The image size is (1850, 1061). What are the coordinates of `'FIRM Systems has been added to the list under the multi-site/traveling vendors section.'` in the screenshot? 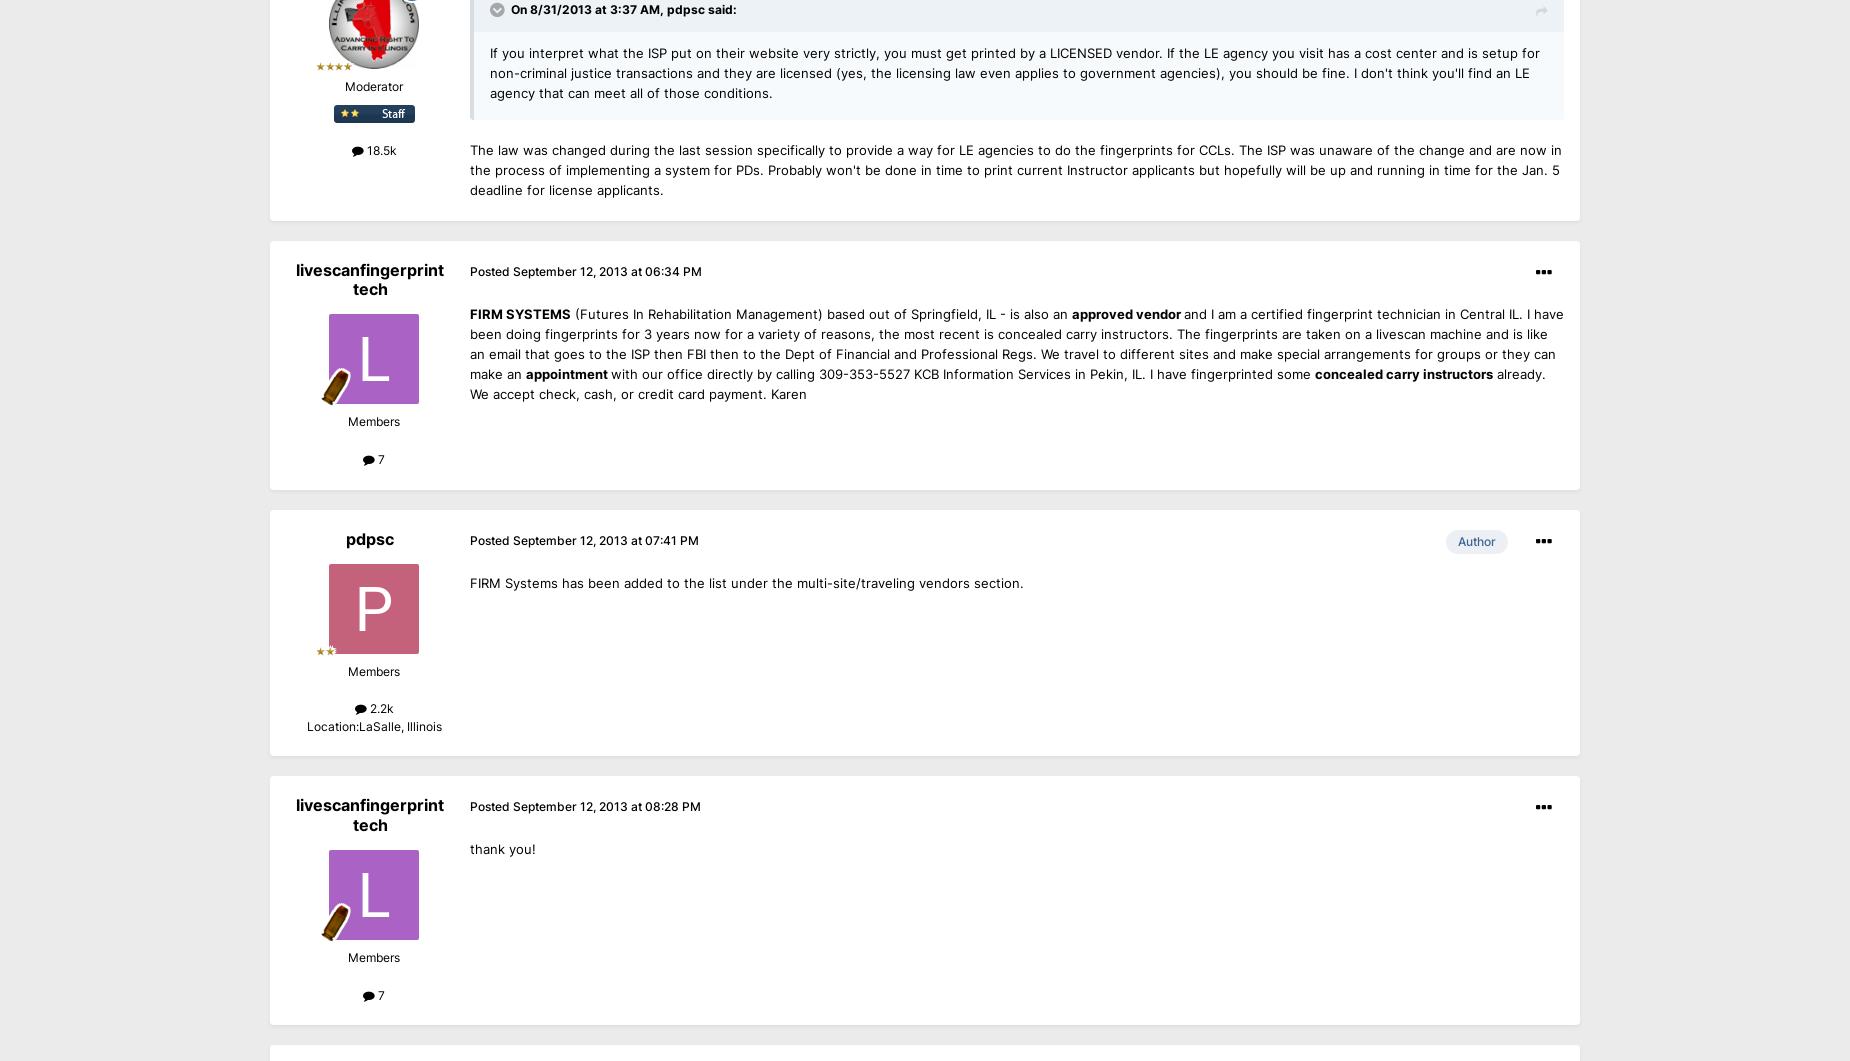 It's located at (470, 581).